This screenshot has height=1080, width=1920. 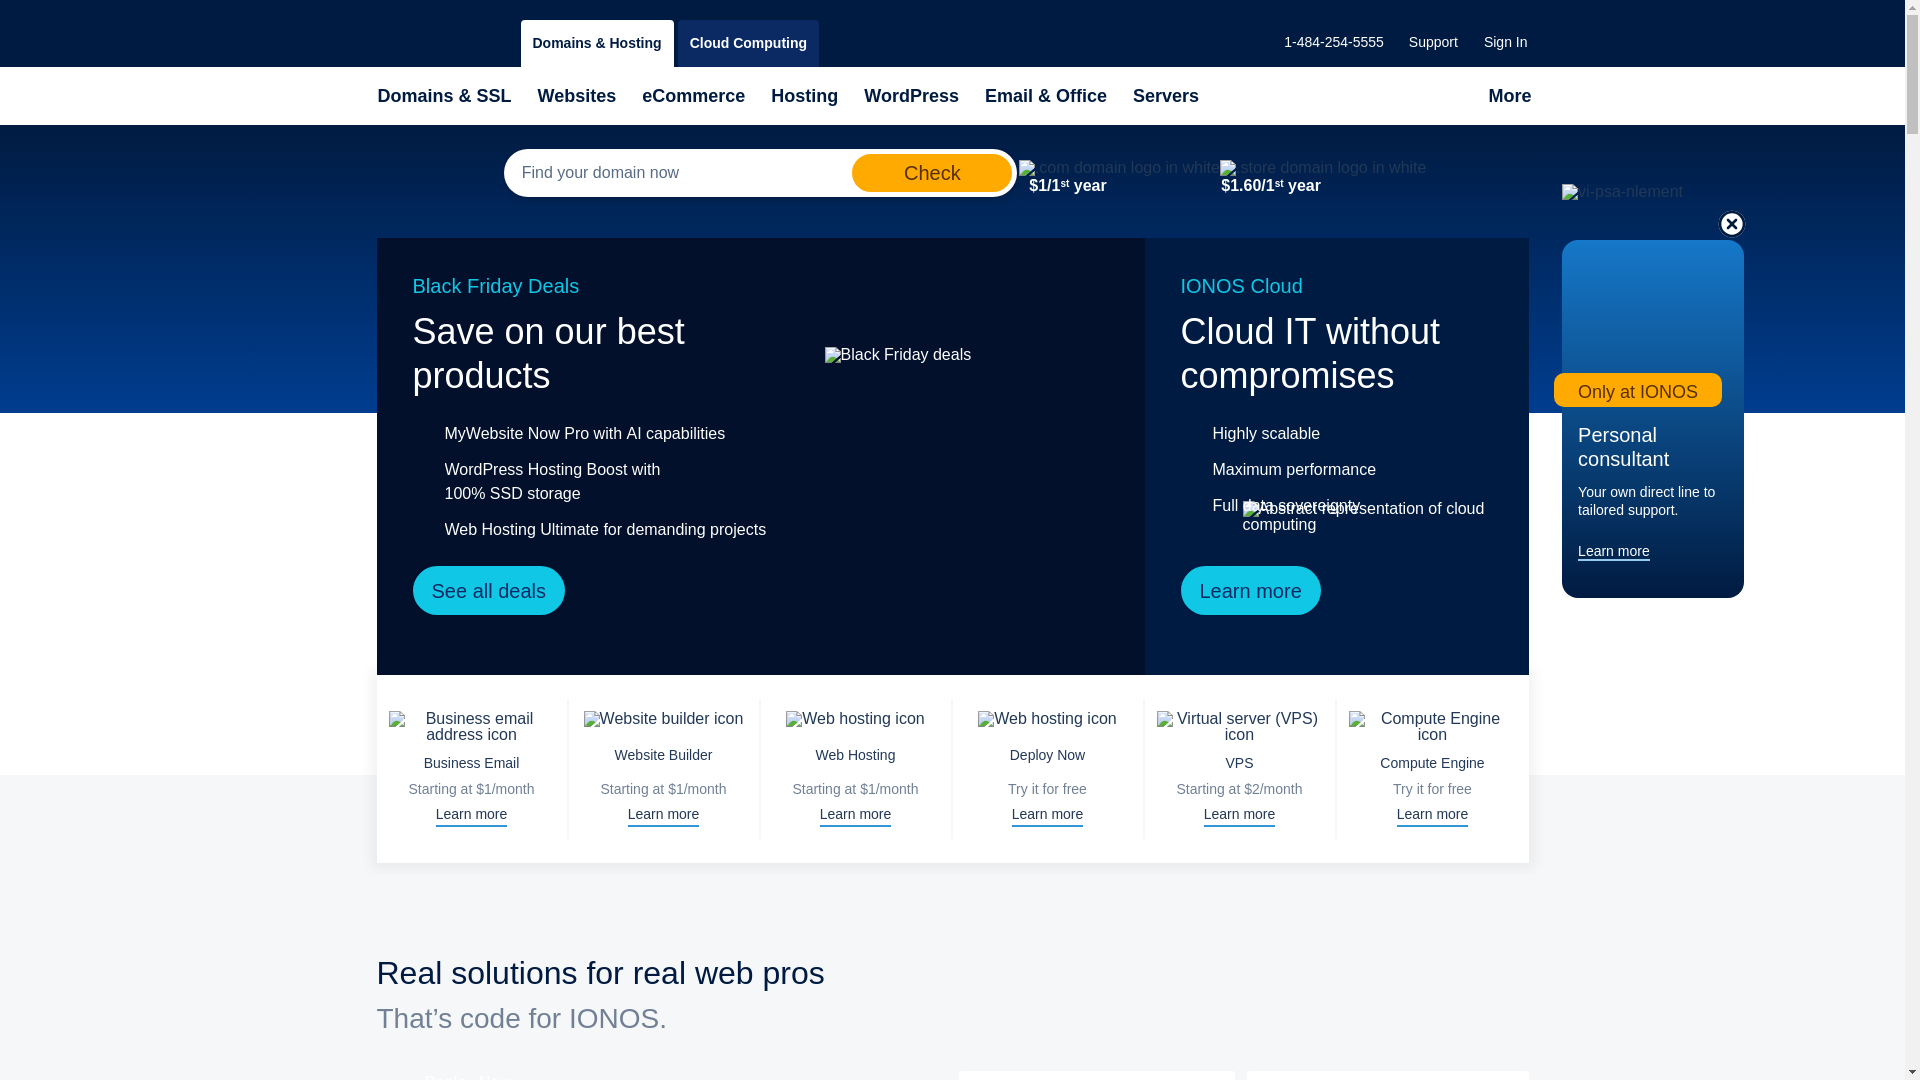 What do you see at coordinates (851, 172) in the screenshot?
I see `'Check'` at bounding box center [851, 172].